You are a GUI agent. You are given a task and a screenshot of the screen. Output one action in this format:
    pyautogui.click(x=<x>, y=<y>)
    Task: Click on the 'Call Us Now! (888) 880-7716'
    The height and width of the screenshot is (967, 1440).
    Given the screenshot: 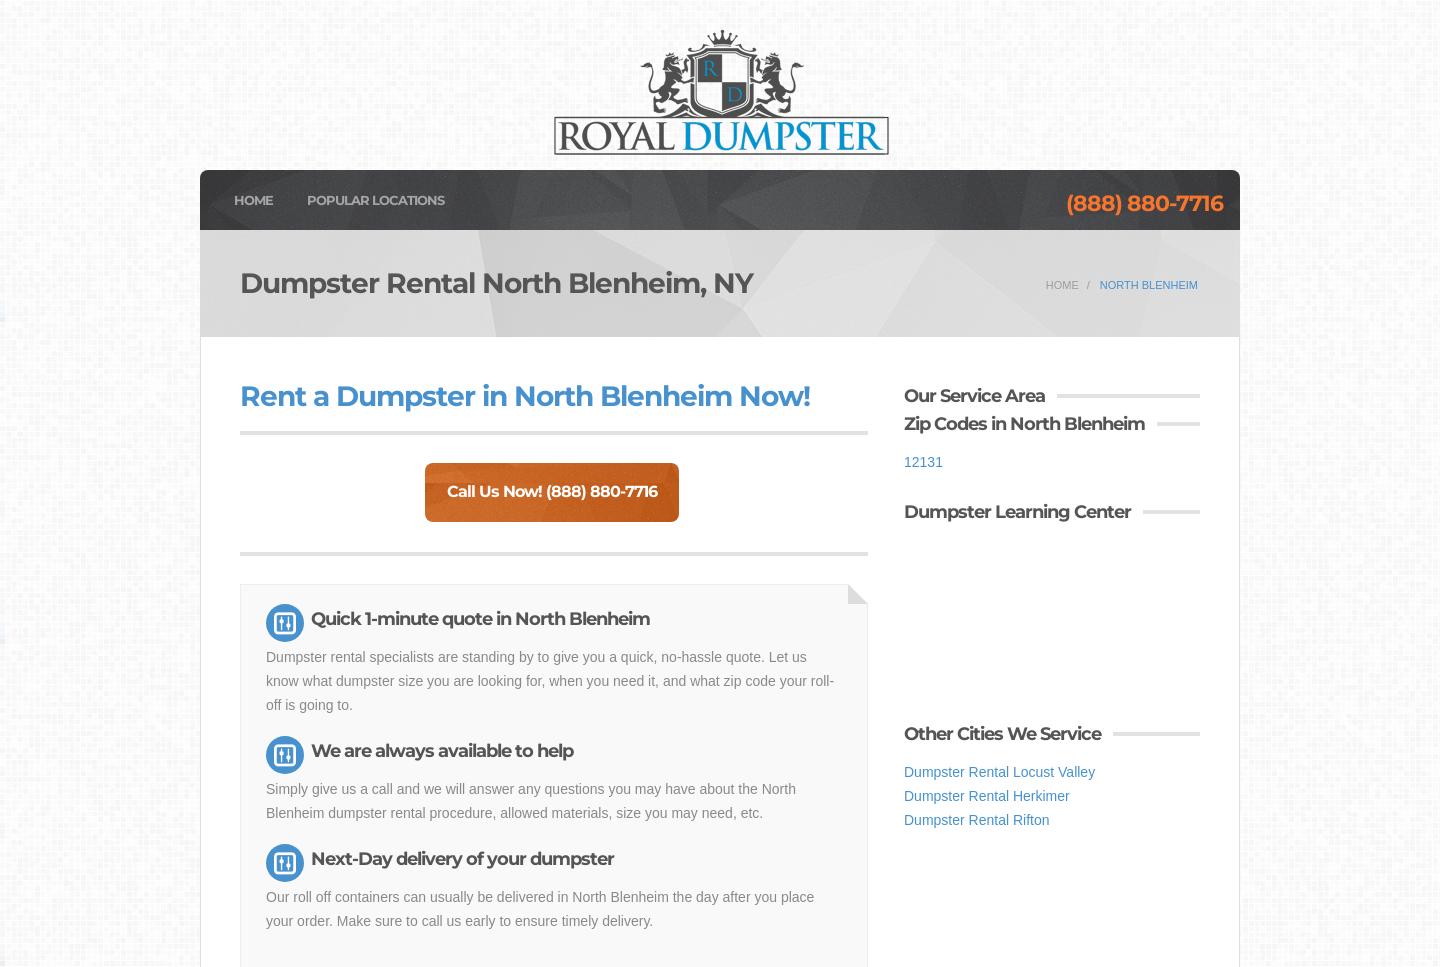 What is the action you would take?
    pyautogui.click(x=550, y=490)
    